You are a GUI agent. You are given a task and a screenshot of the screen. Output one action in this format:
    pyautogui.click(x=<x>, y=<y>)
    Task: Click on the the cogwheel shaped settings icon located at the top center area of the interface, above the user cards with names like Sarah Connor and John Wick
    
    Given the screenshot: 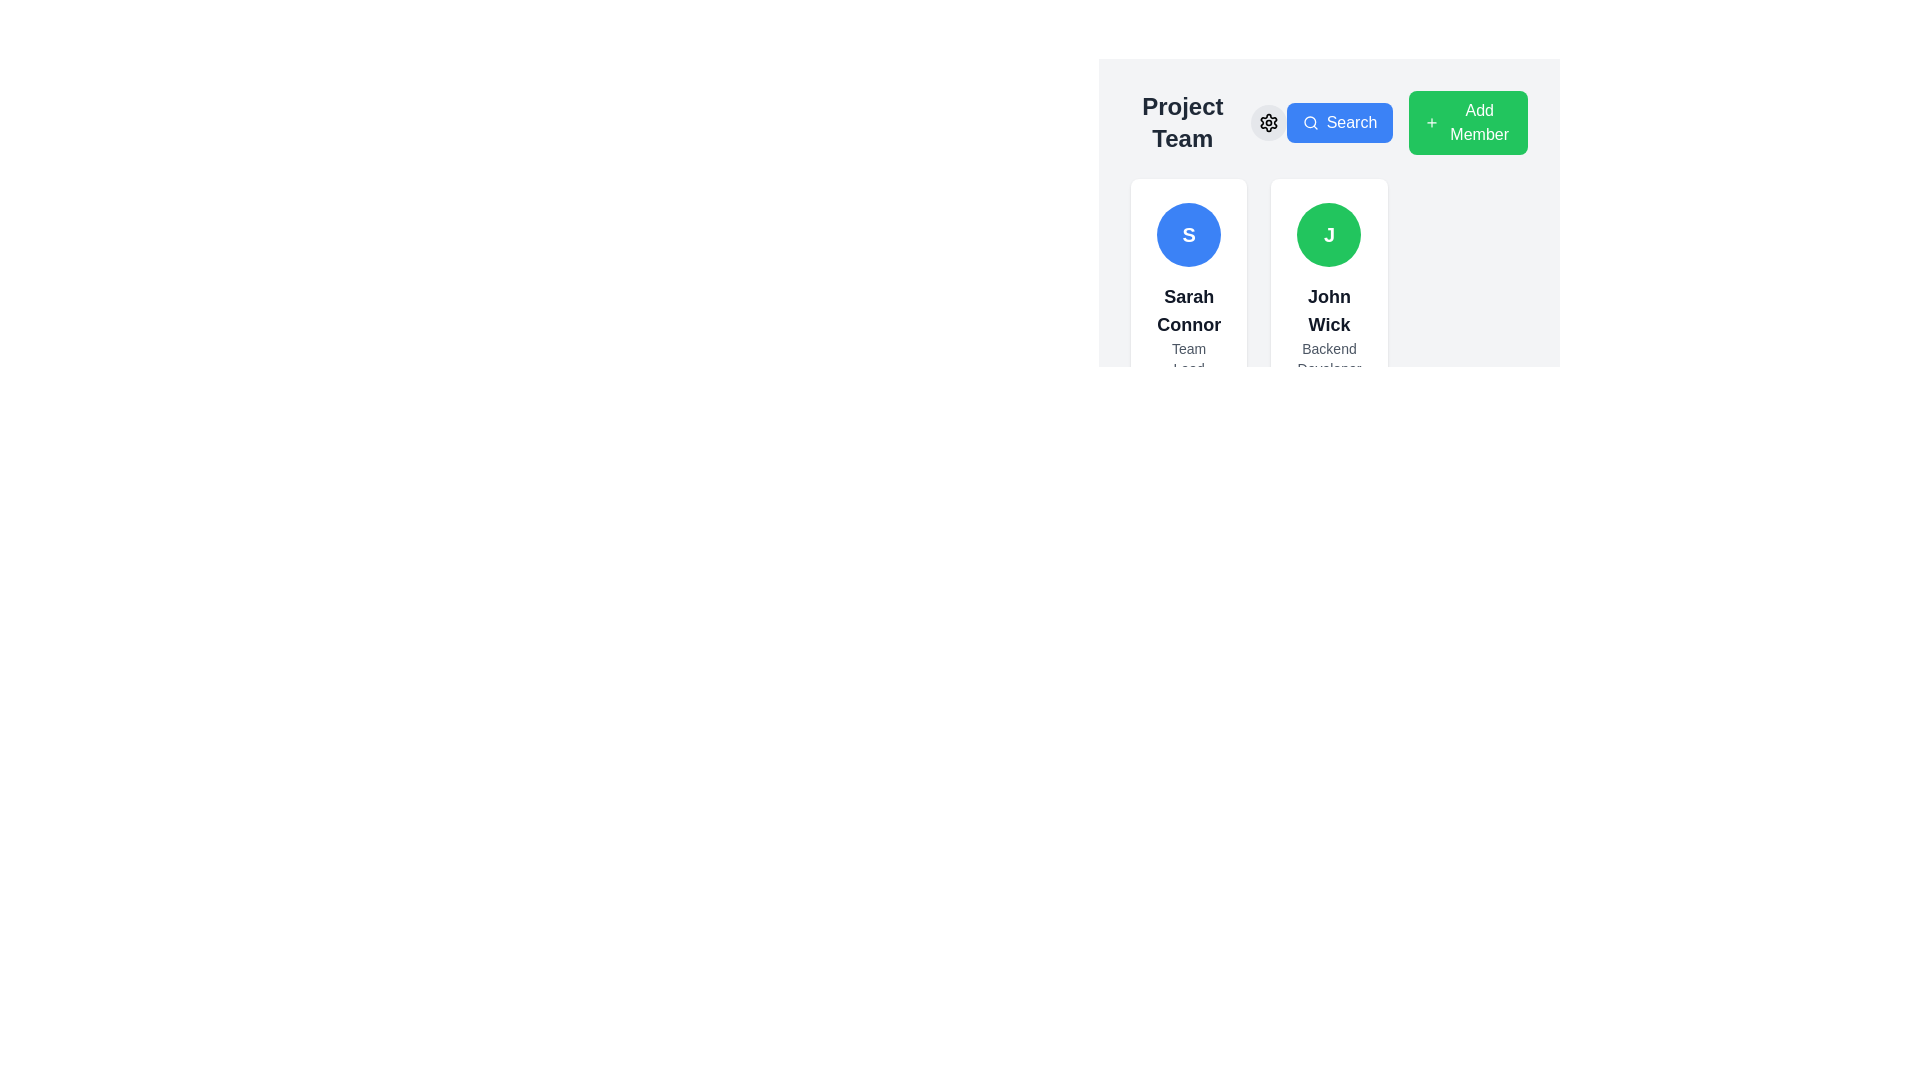 What is the action you would take?
    pyautogui.click(x=1266, y=122)
    